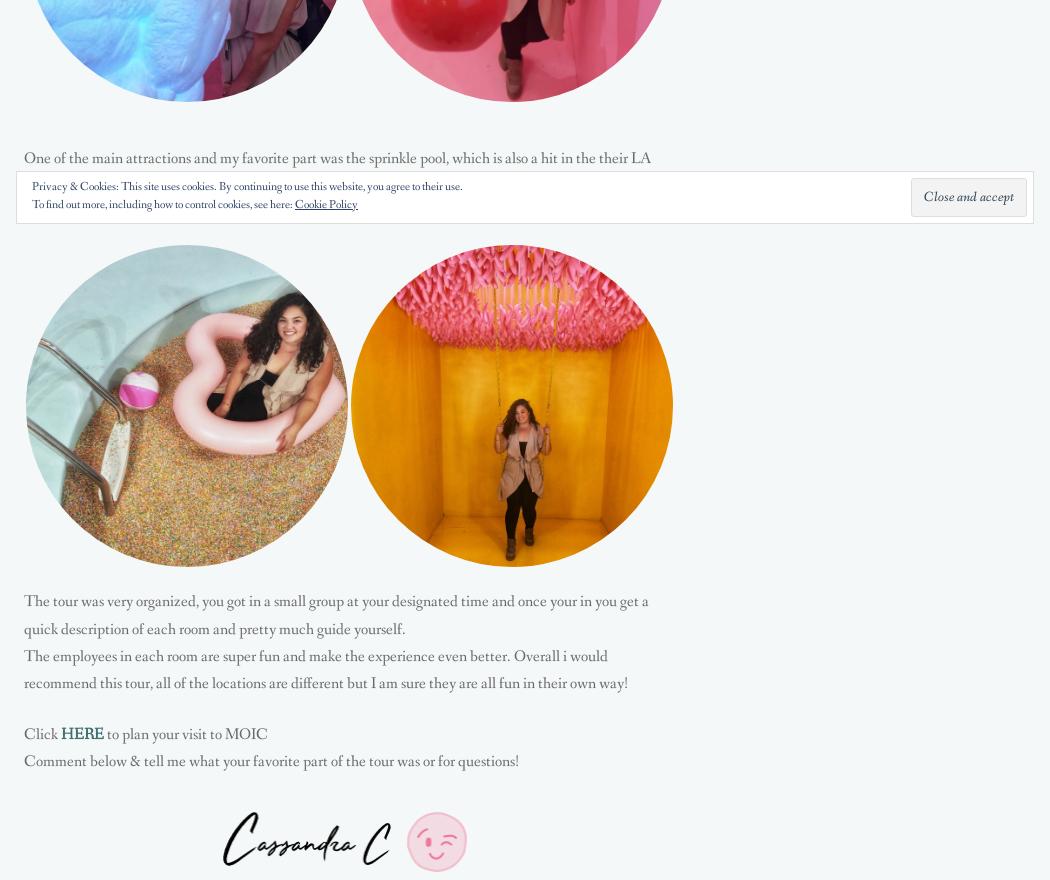 The width and height of the screenshot is (1050, 880). What do you see at coordinates (326, 205) in the screenshot?
I see `'Cookie Policy'` at bounding box center [326, 205].